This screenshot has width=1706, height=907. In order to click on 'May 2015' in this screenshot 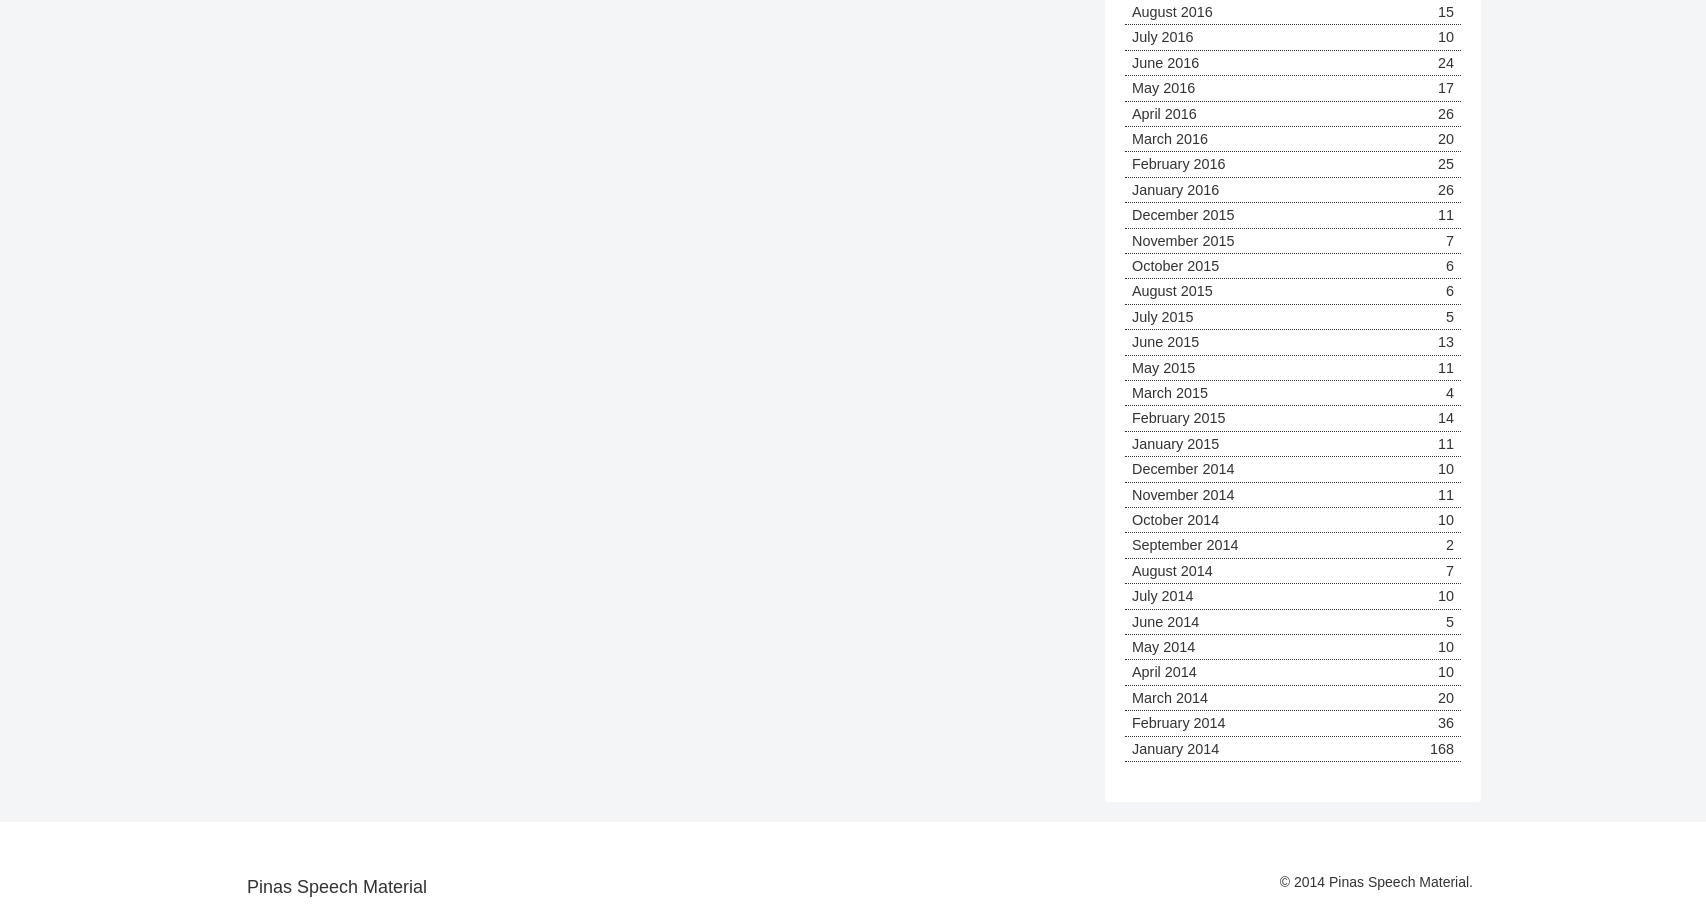, I will do `click(1131, 365)`.